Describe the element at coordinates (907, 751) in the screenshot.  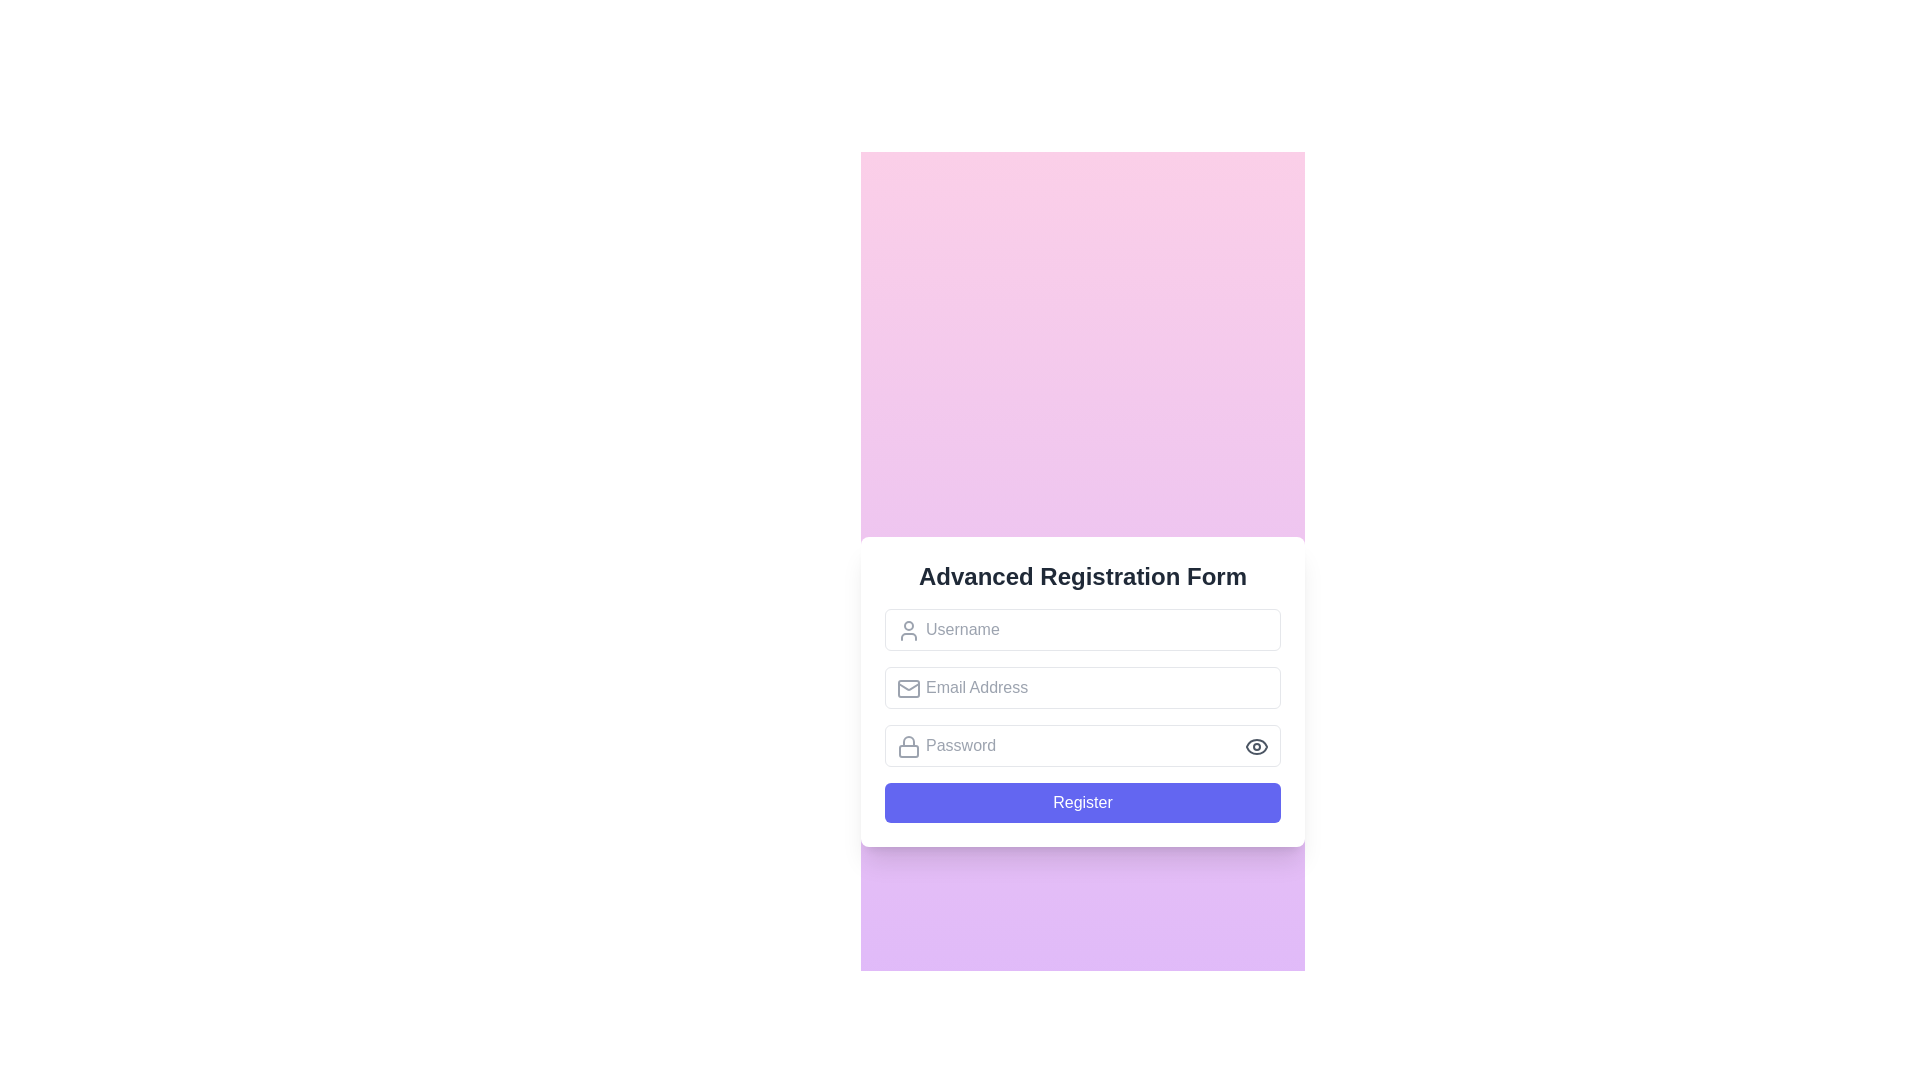
I see `the secure password functionality icon next to the password input field in the registration form` at that location.